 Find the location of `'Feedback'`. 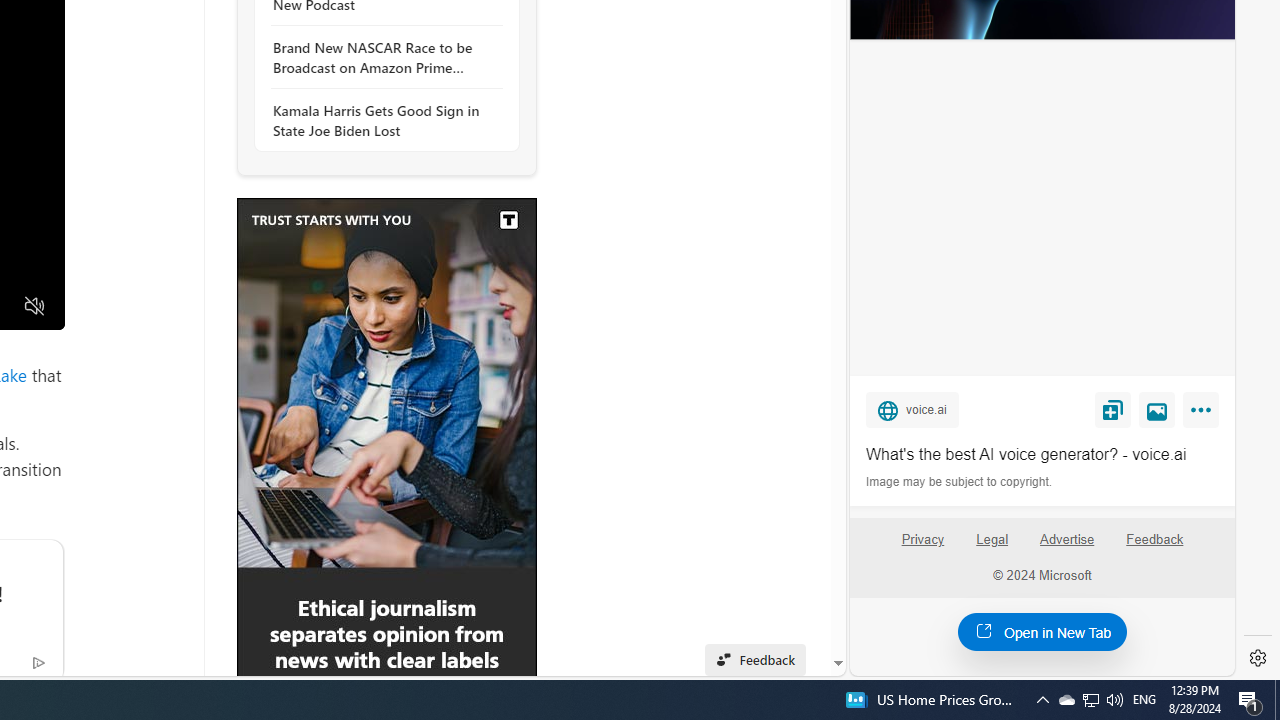

'Feedback' is located at coordinates (1155, 547).